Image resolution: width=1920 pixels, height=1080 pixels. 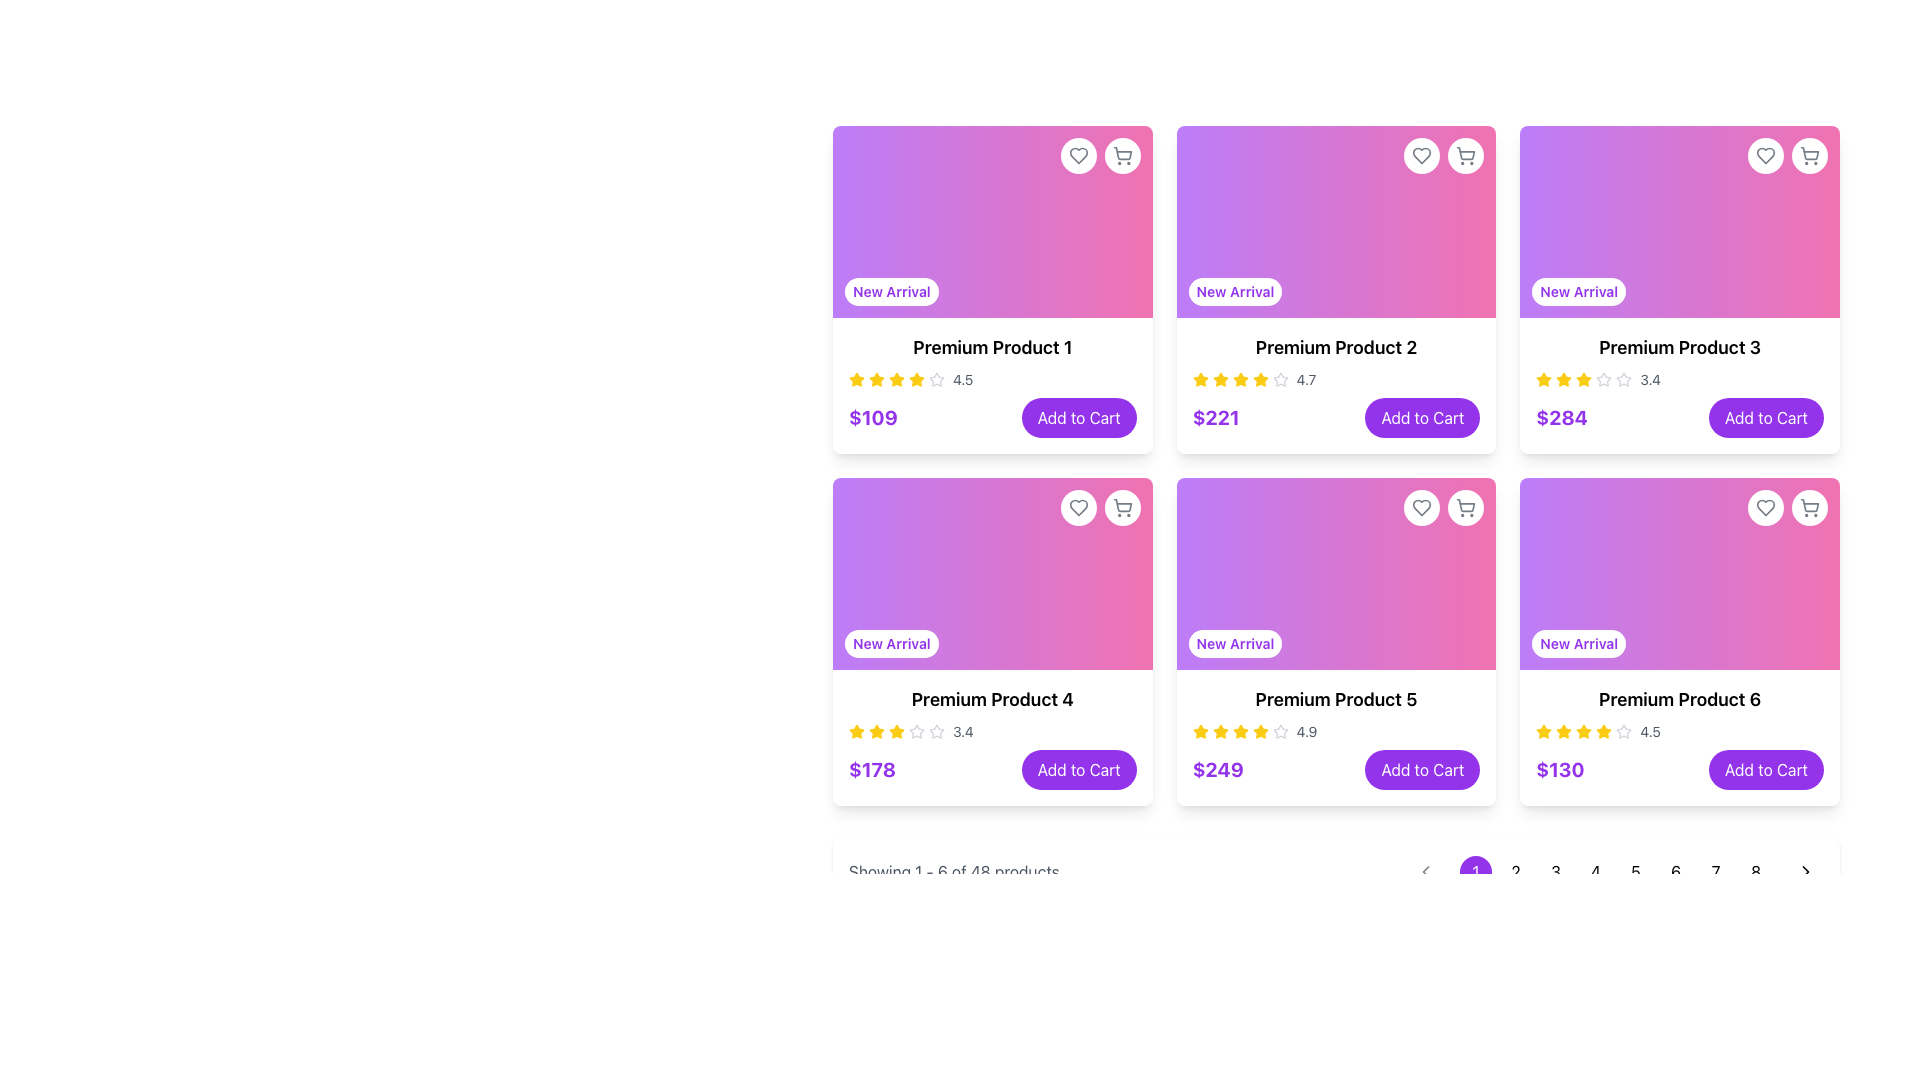 What do you see at coordinates (1755, 870) in the screenshot?
I see `the pagination button for the eighth page located at the bottom-right corner of the interface` at bounding box center [1755, 870].